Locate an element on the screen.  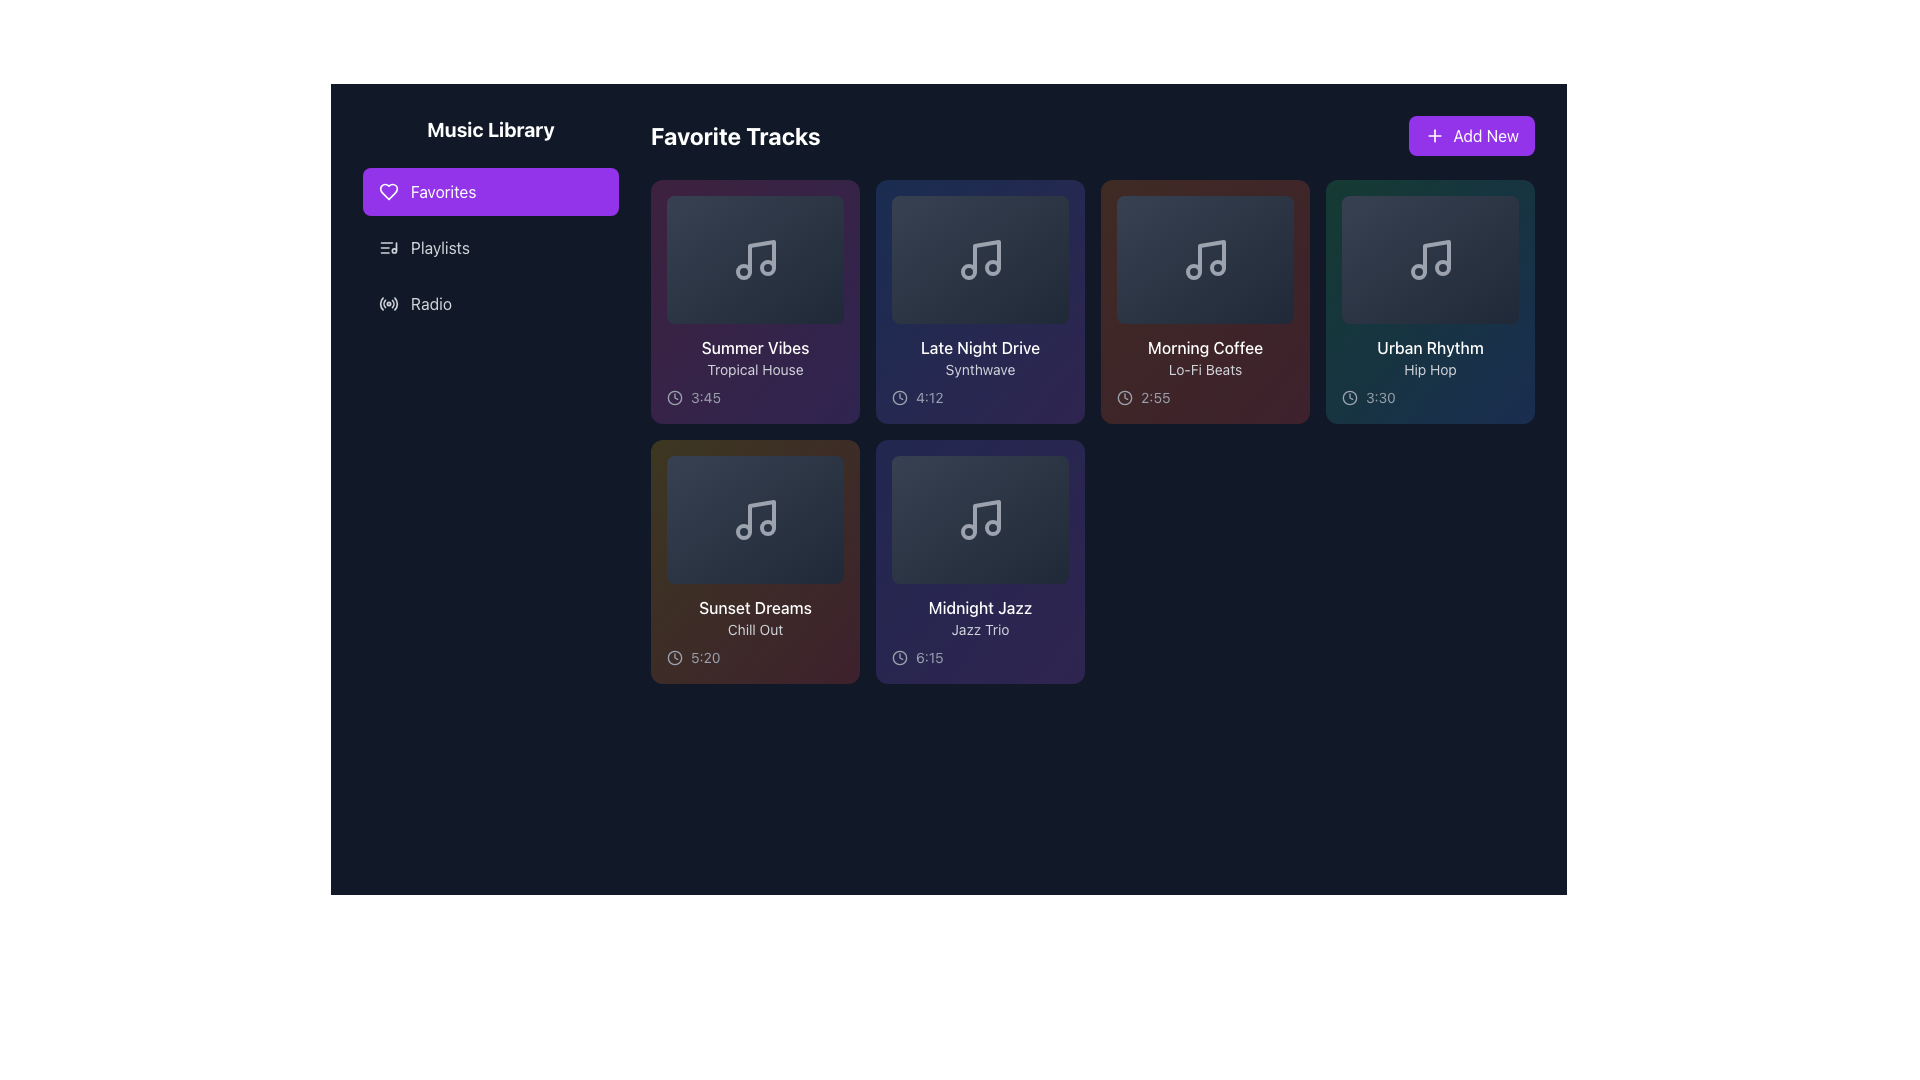
the Text label displaying the duration of the track located below the title 'Summer Vibes' and to the right of a clock icon in the 'Favorite Tracks' area is located at coordinates (705, 397).